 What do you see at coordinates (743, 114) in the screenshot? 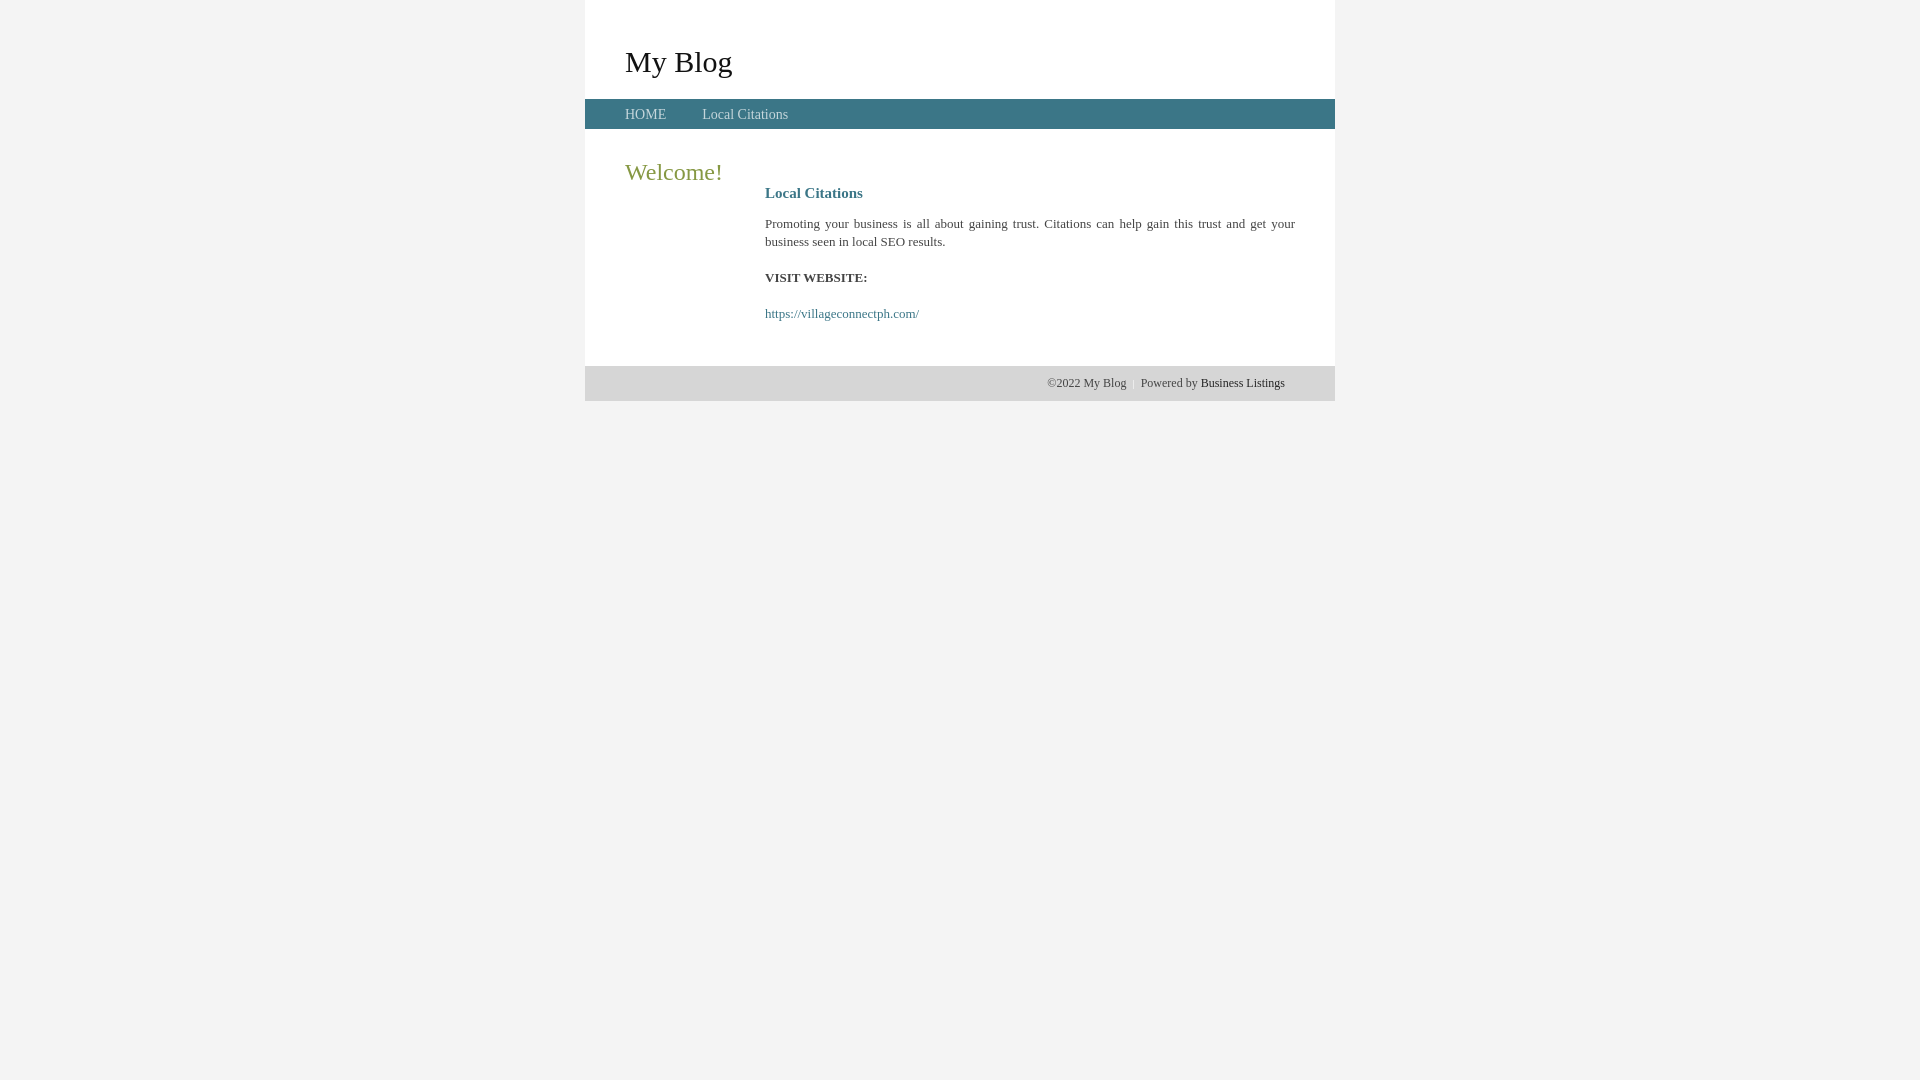
I see `'Local Citations'` at bounding box center [743, 114].